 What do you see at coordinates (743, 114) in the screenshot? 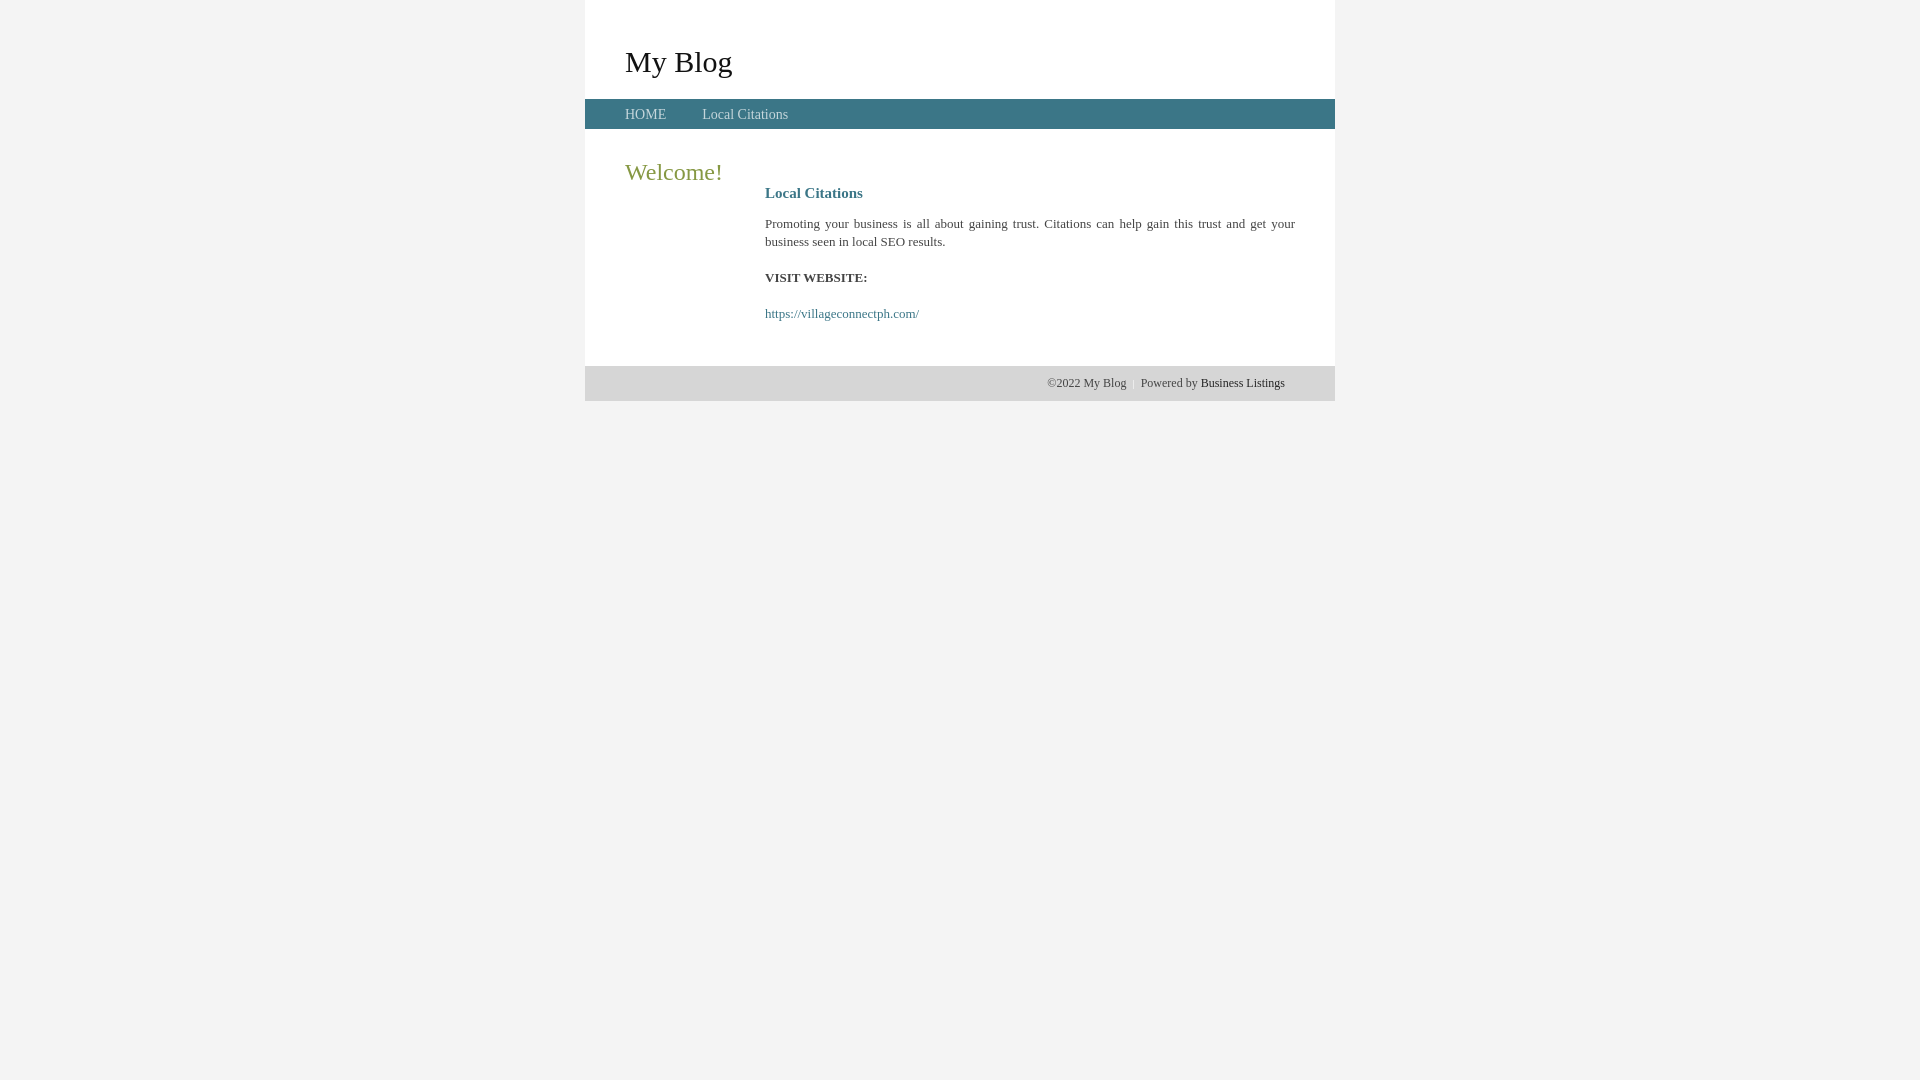
I see `'Local Citations'` at bounding box center [743, 114].